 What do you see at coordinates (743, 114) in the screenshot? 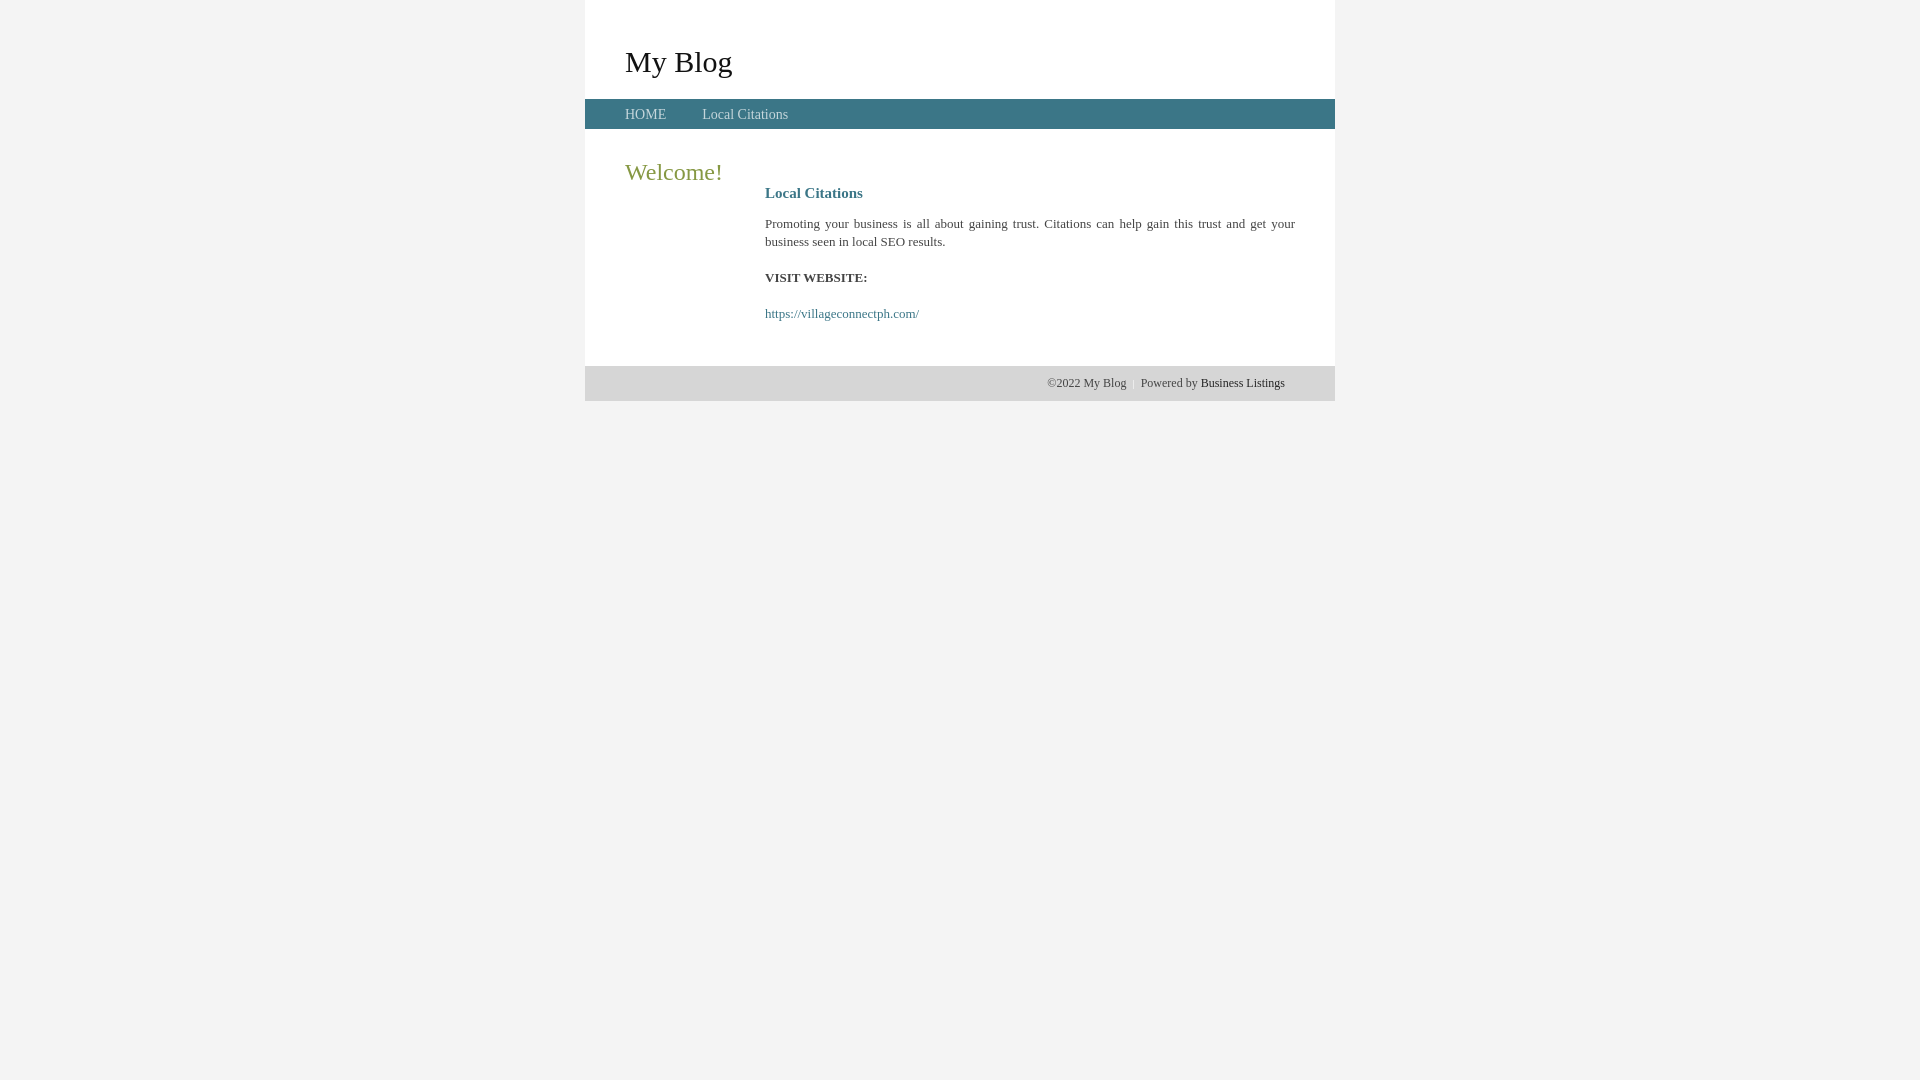
I see `'Local Citations'` at bounding box center [743, 114].